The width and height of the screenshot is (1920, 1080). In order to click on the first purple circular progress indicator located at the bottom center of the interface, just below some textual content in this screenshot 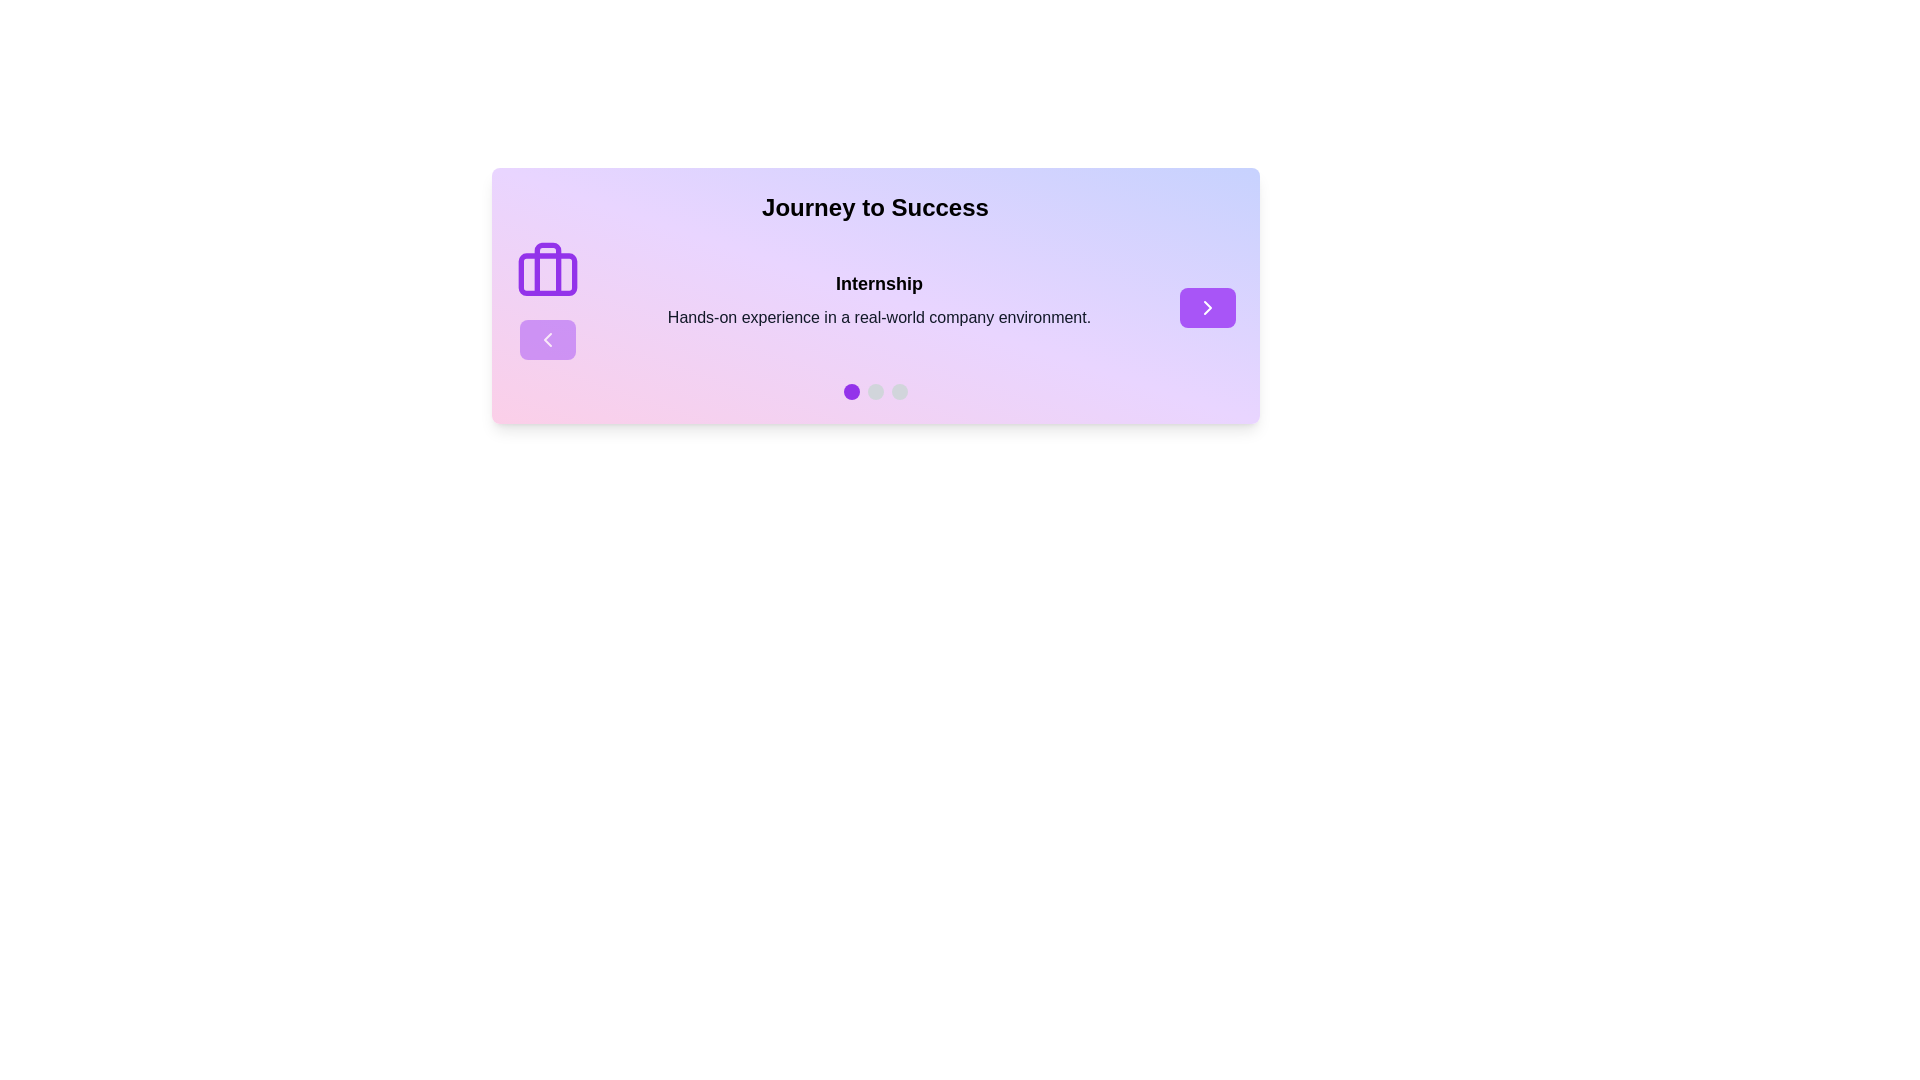, I will do `click(851, 392)`.